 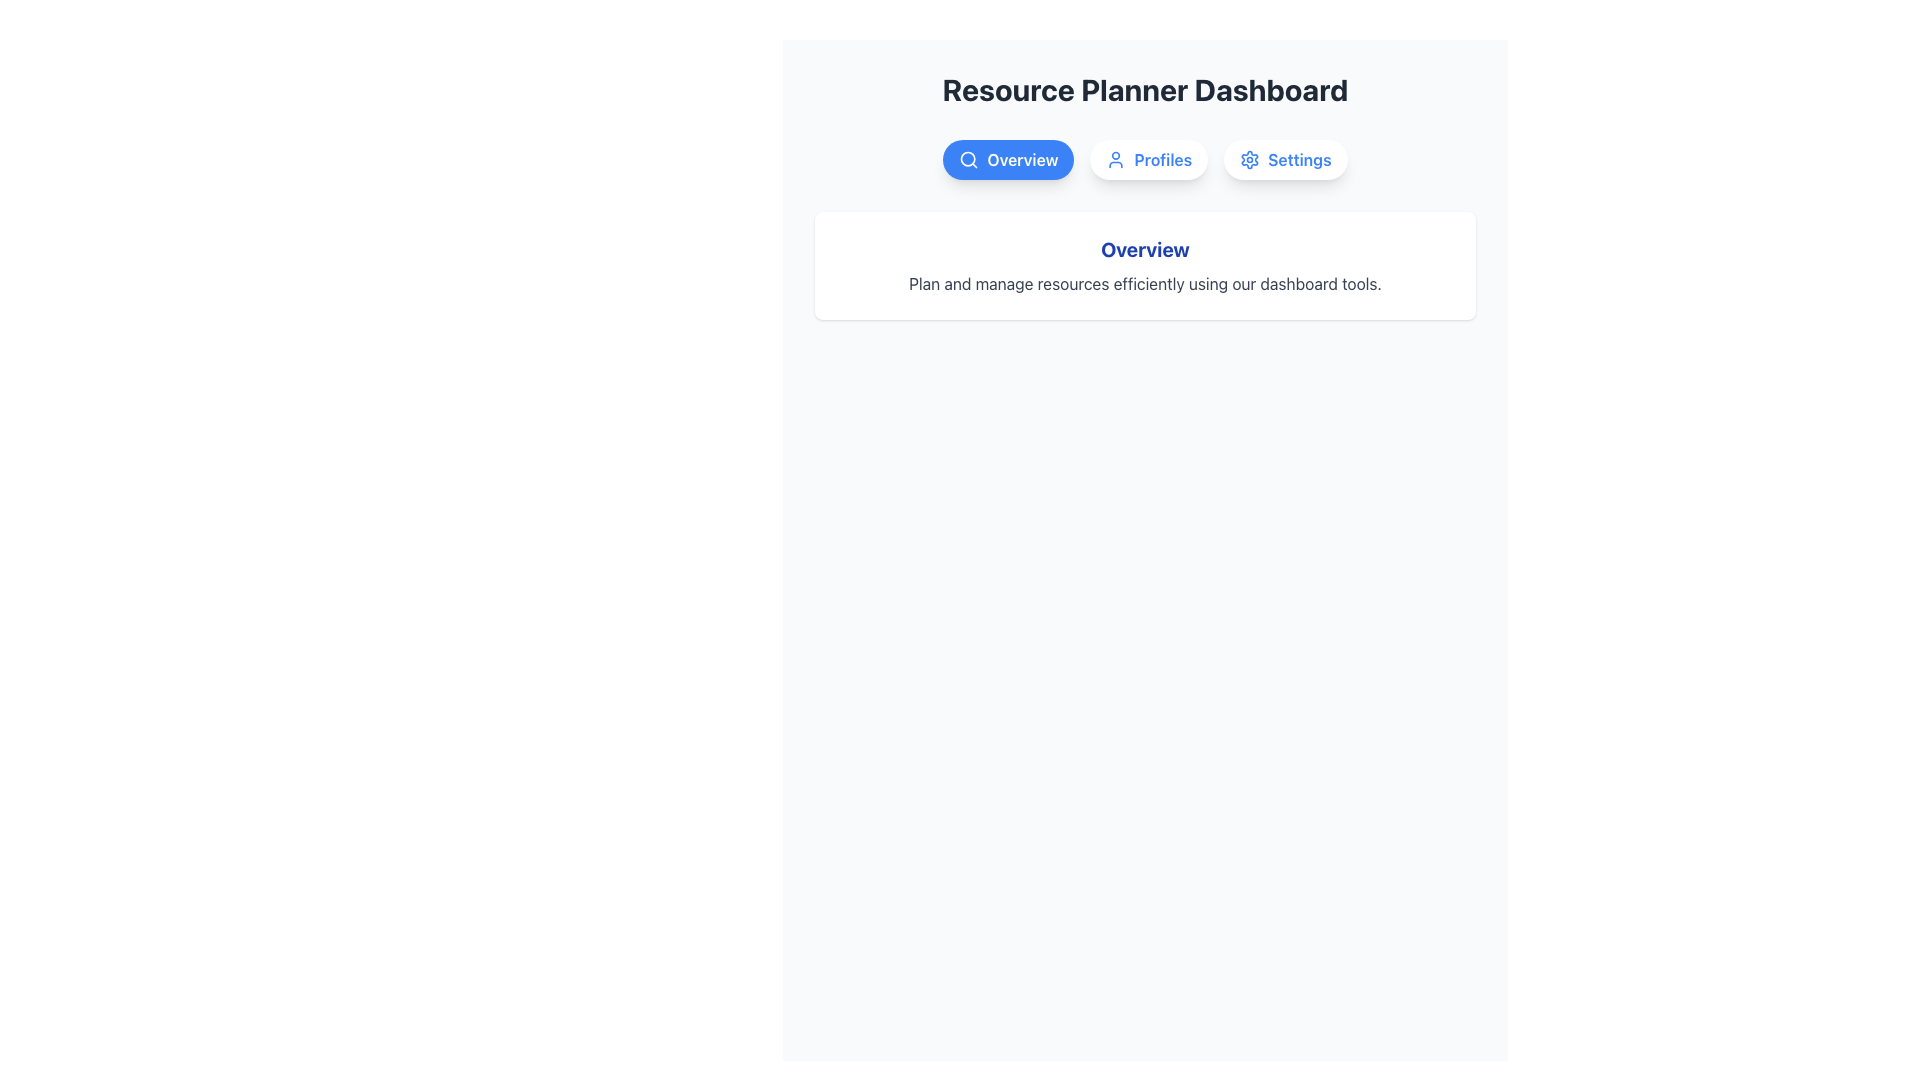 What do you see at coordinates (968, 158) in the screenshot?
I see `the circular vector graphic element within the SVG of the search icon located inside the 'Overview' button` at bounding box center [968, 158].